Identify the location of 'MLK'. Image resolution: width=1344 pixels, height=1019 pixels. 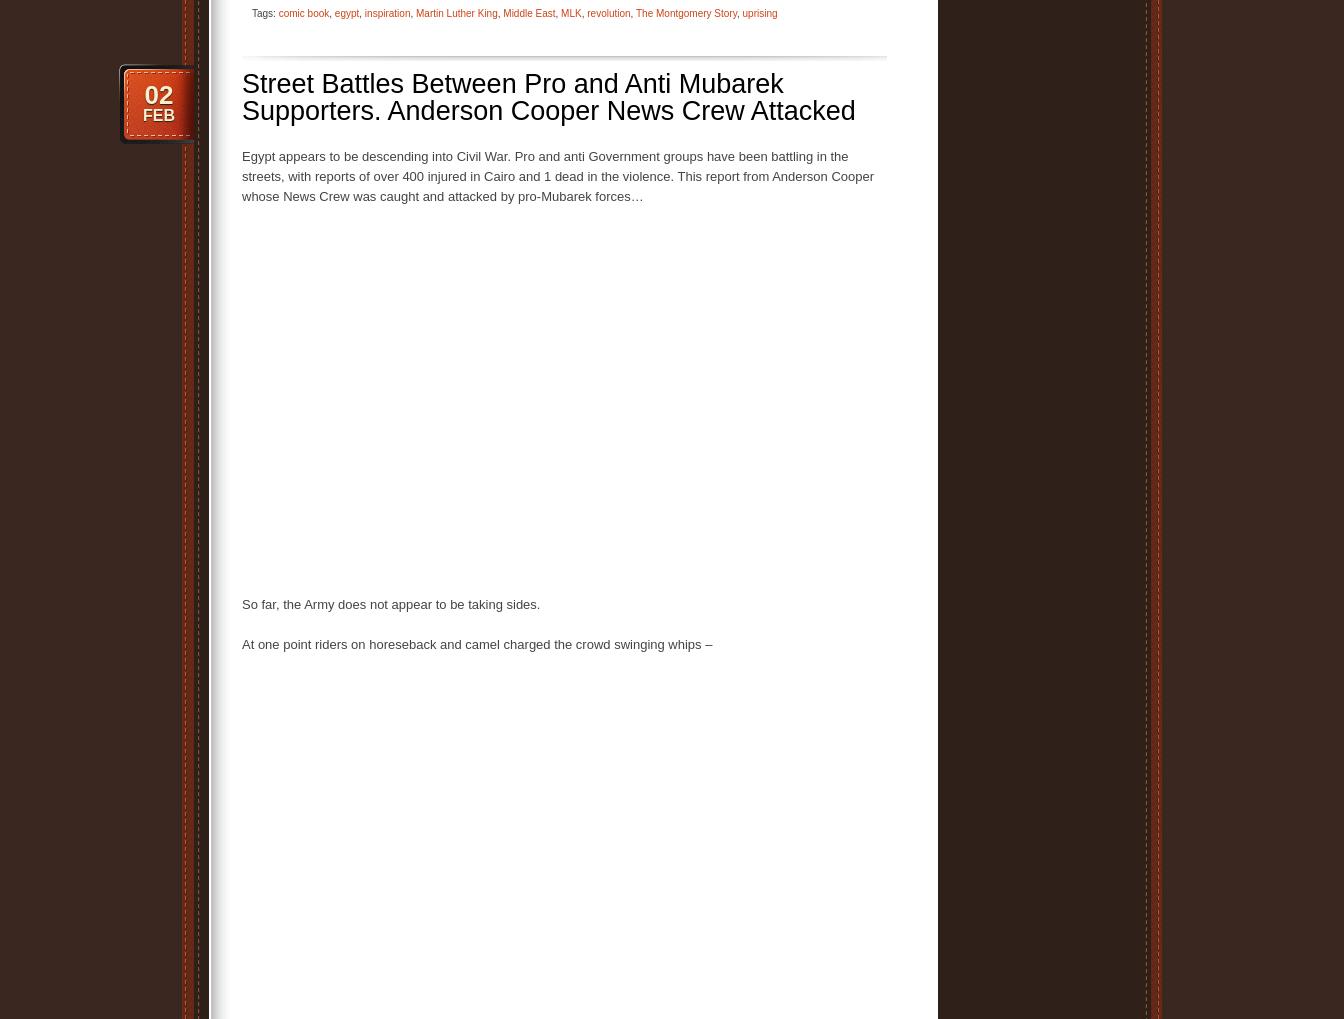
(571, 11).